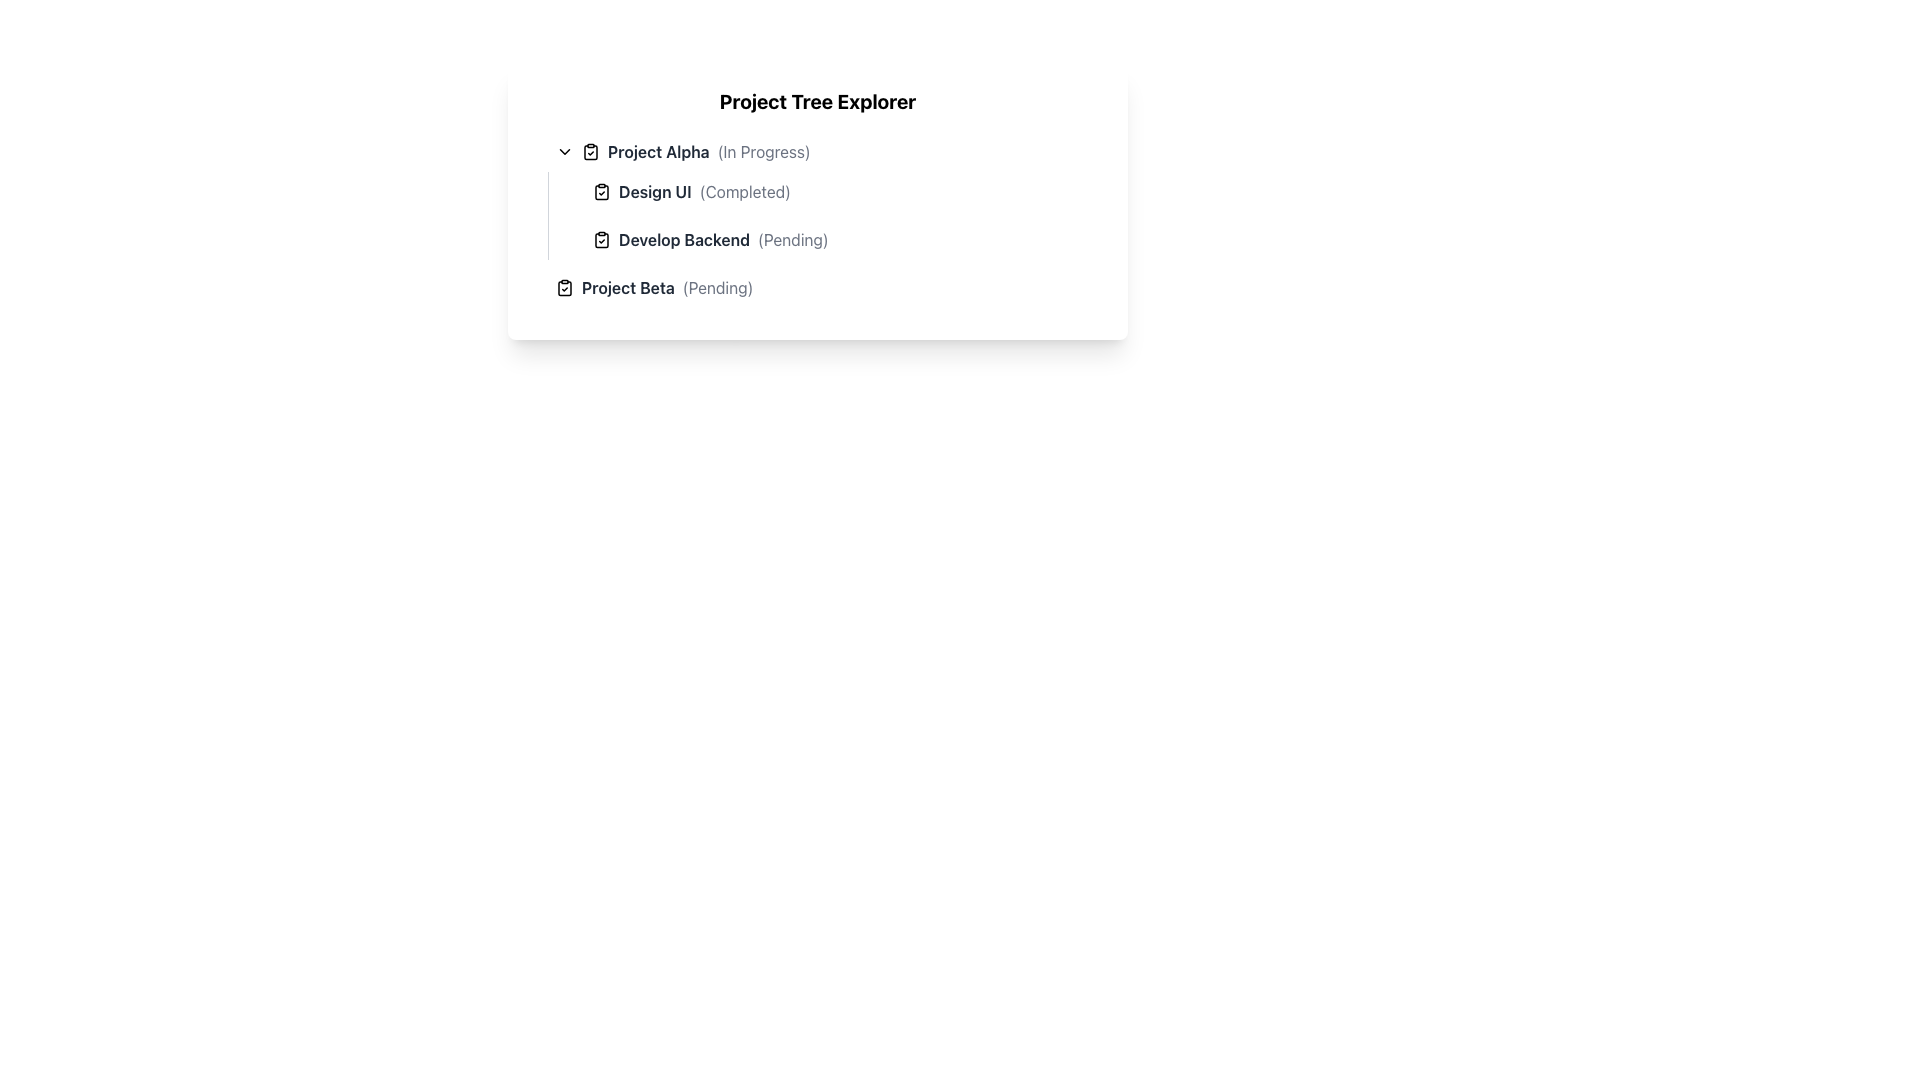 This screenshot has width=1920, height=1080. Describe the element at coordinates (600, 238) in the screenshot. I see `the status icon indicating 'Develop Backend (Pending)' which is the first graphical component aligned to the left margin of the text in the list under 'Project Alpha (In Progress)'` at that location.